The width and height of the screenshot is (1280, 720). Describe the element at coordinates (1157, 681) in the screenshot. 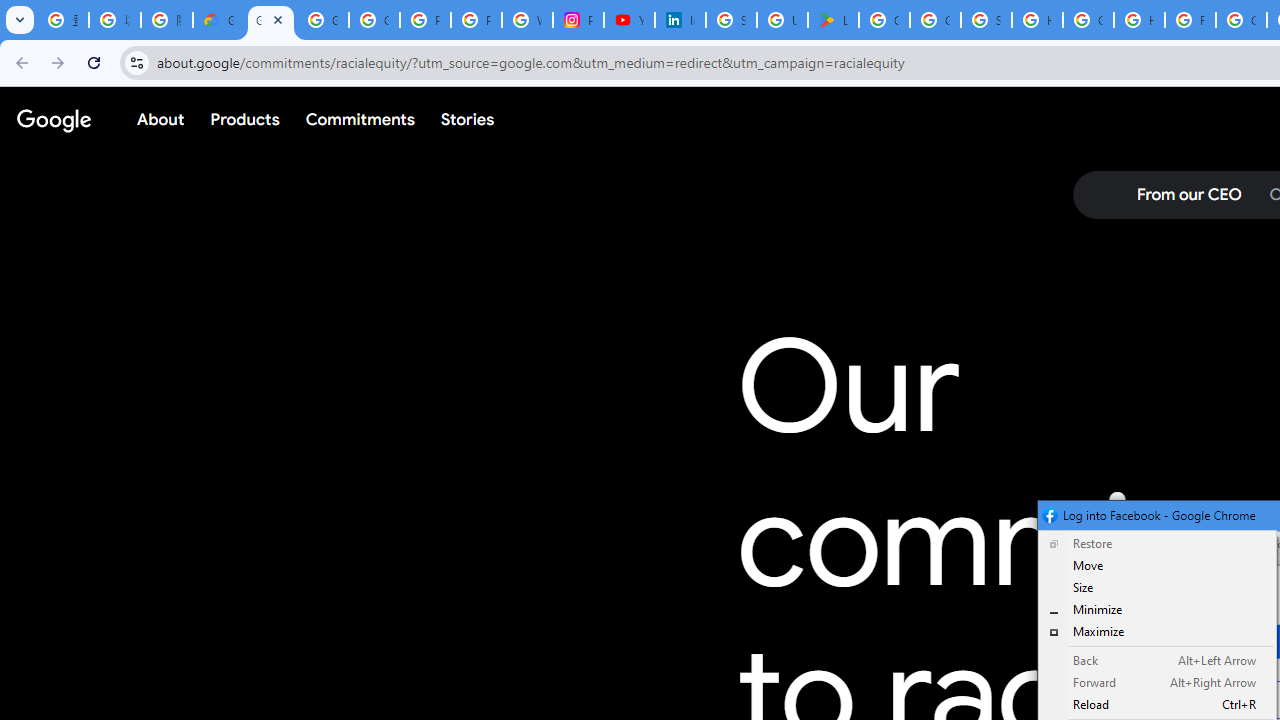

I see `'Forward	Alt+Right Arrow'` at that location.